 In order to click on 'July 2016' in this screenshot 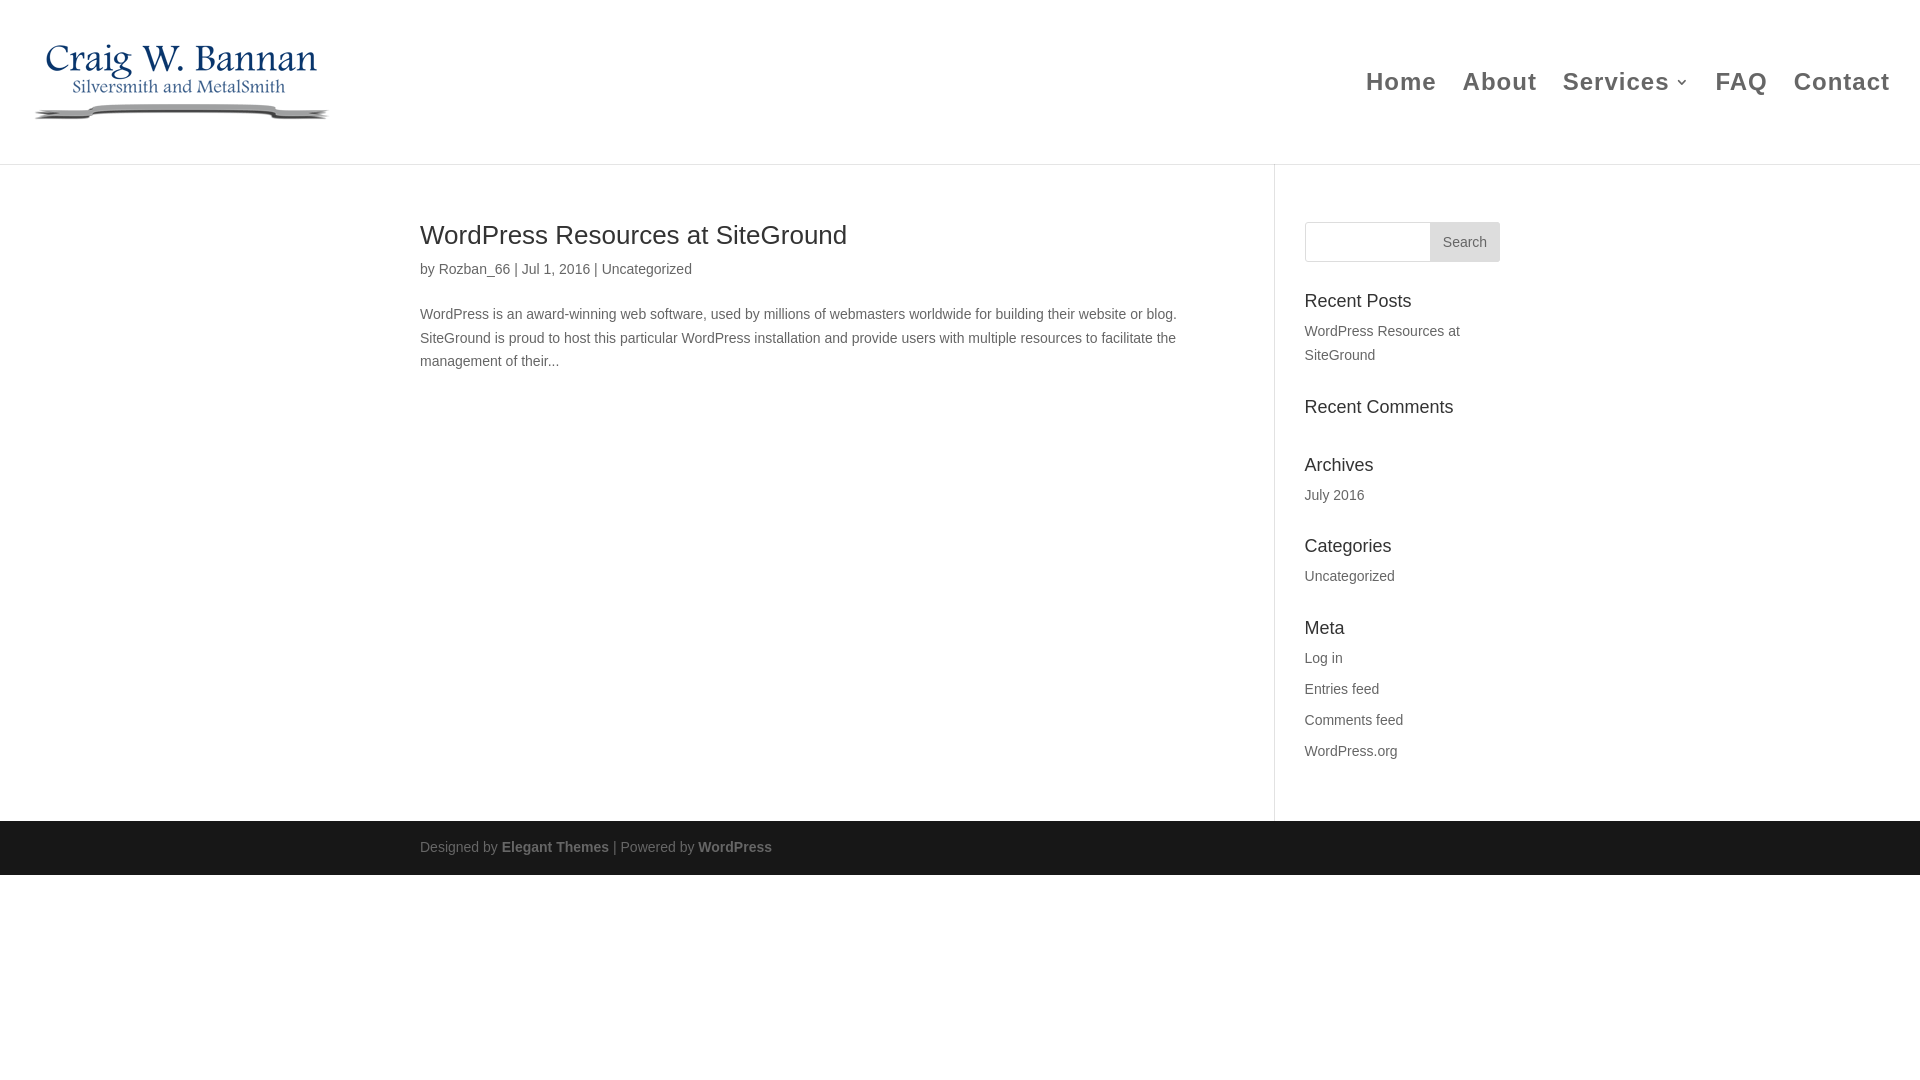, I will do `click(1305, 494)`.